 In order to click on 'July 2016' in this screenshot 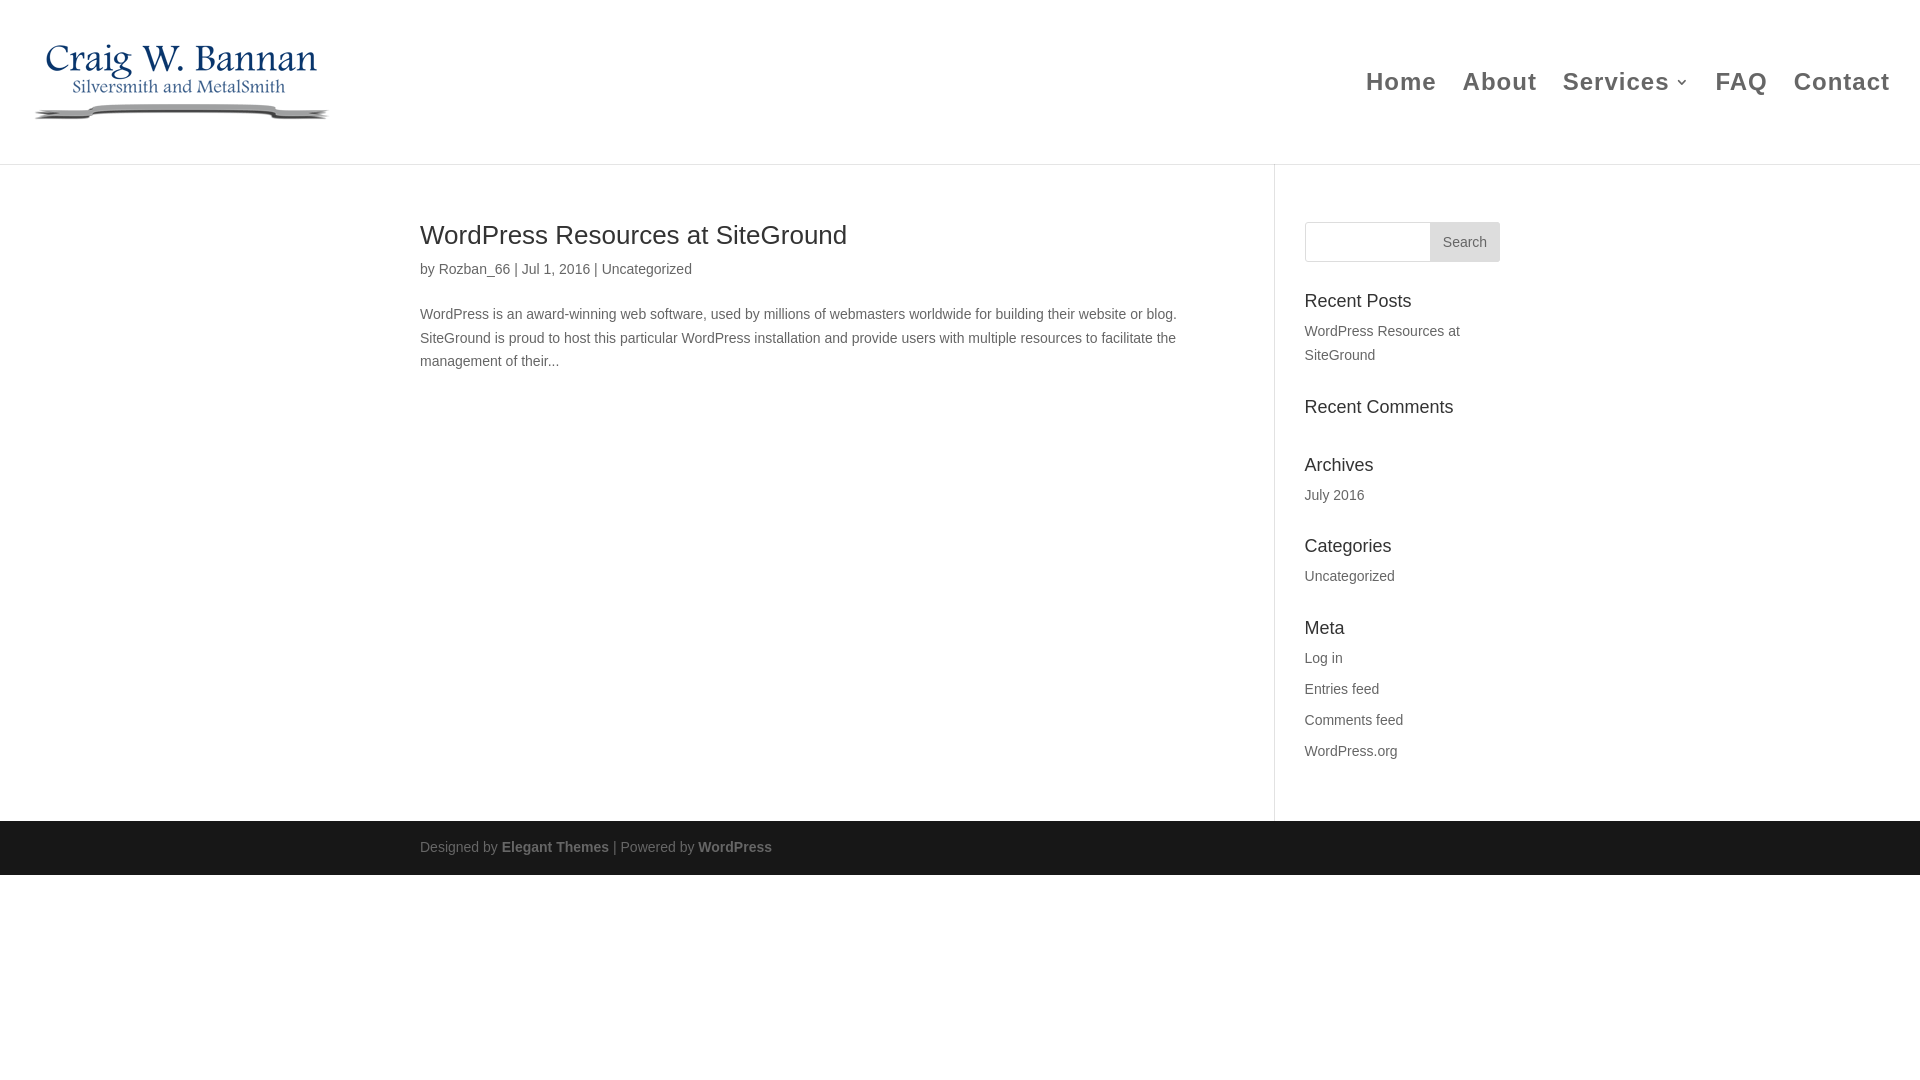, I will do `click(1305, 494)`.